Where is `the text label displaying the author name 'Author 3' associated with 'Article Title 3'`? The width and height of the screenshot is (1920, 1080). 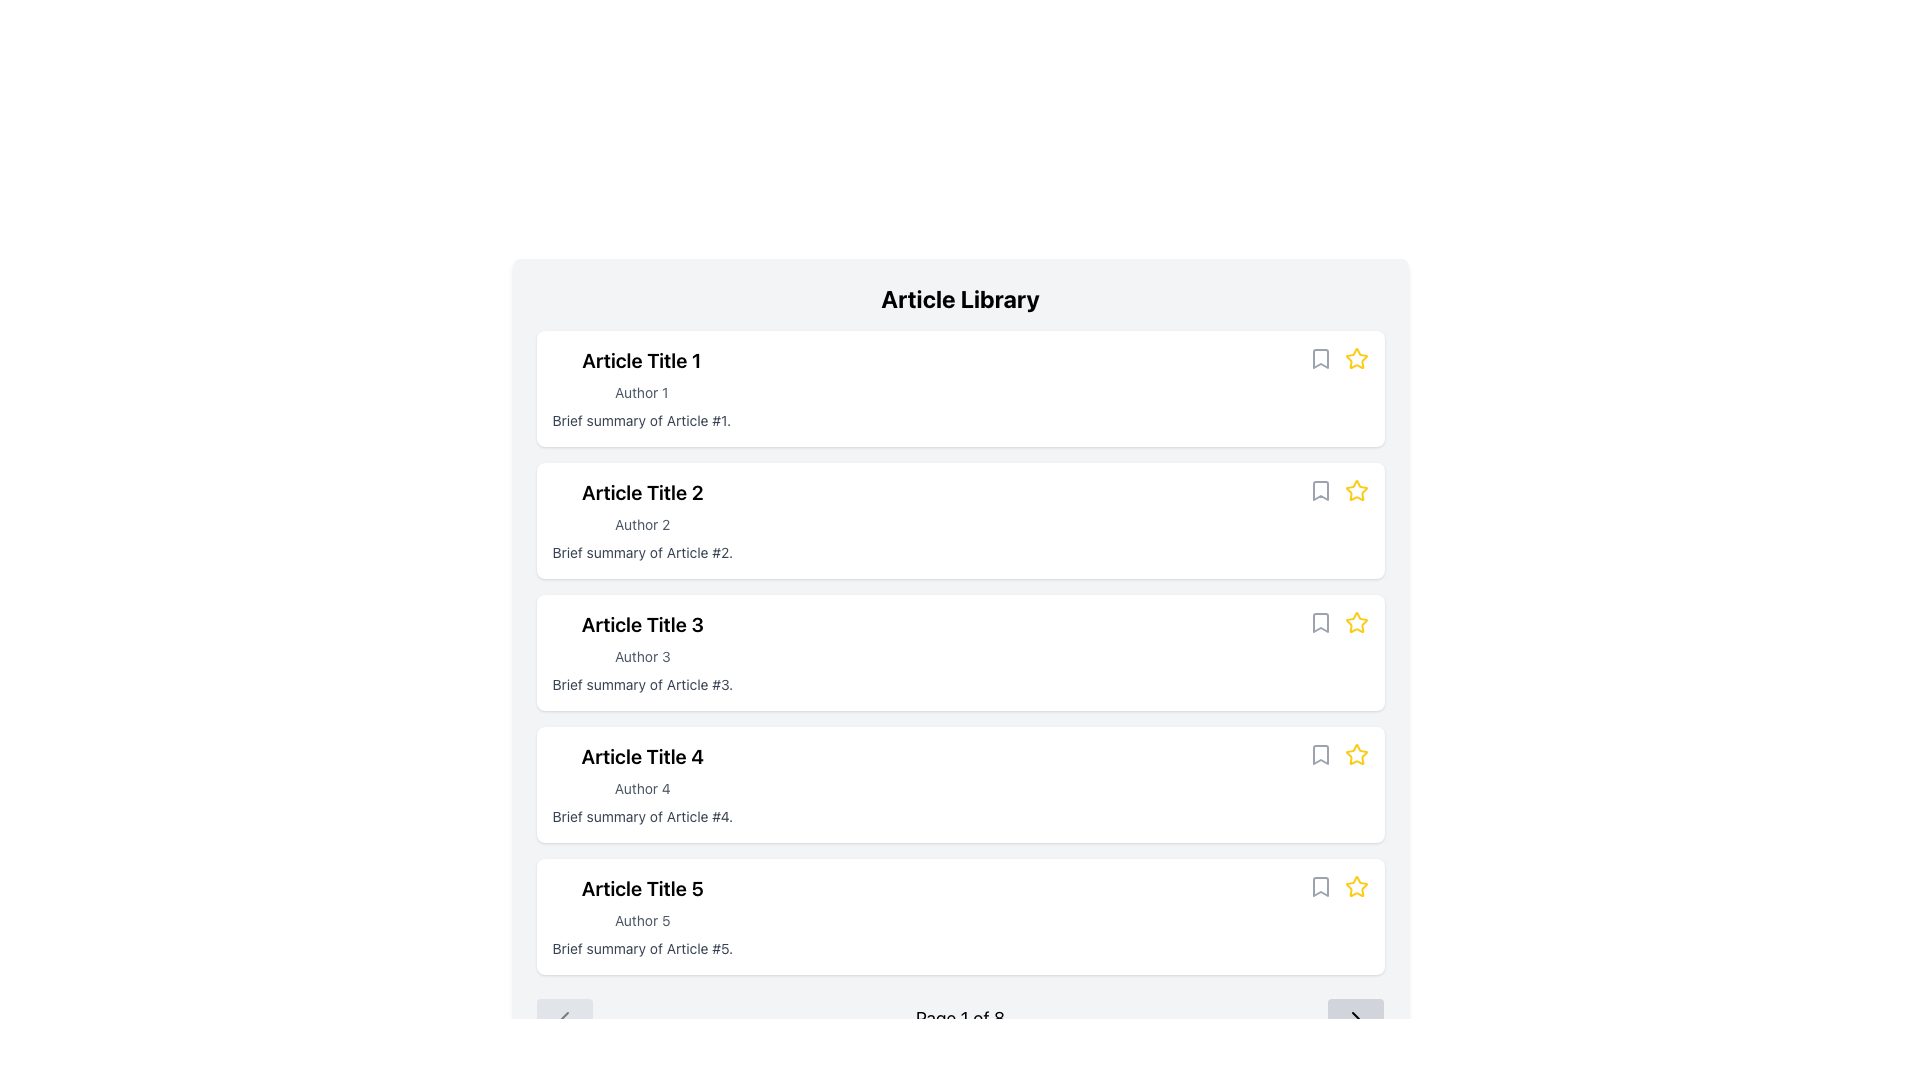 the text label displaying the author name 'Author 3' associated with 'Article Title 3' is located at coordinates (642, 656).